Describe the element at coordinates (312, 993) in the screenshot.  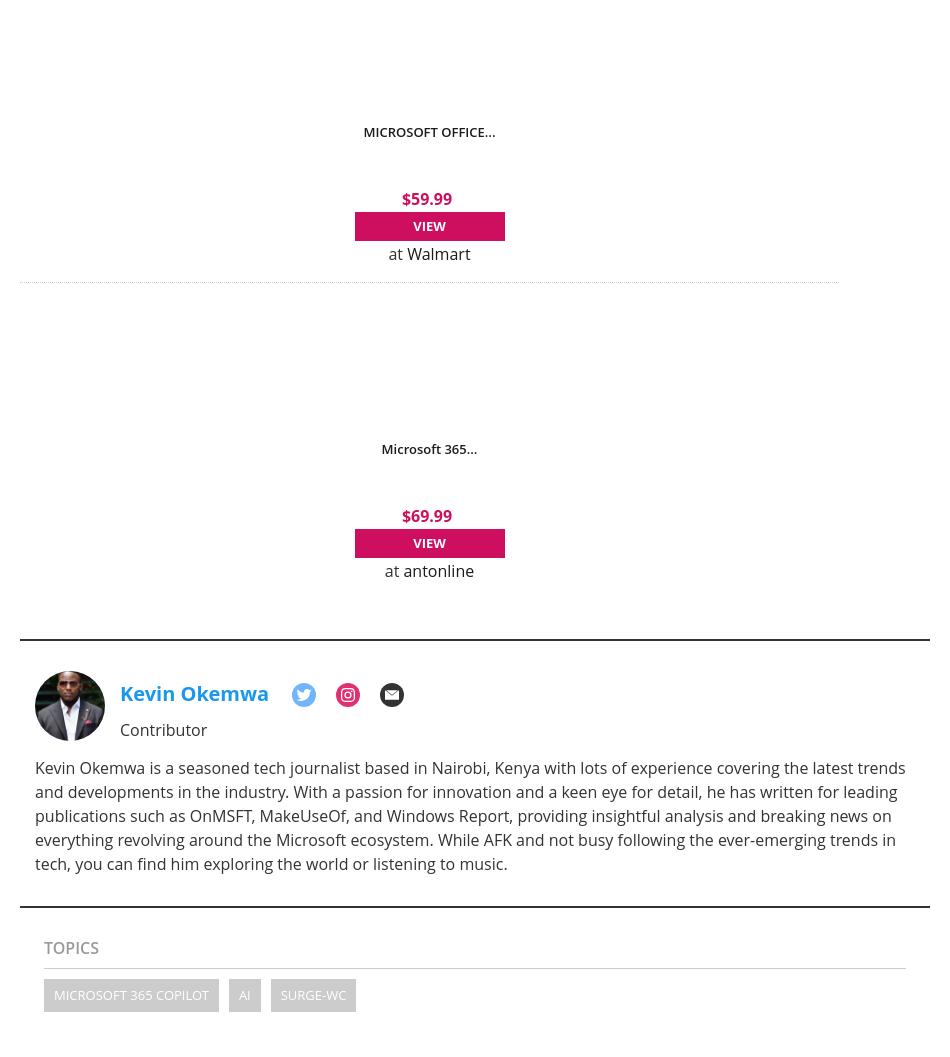
I see `'surge-wc'` at that location.